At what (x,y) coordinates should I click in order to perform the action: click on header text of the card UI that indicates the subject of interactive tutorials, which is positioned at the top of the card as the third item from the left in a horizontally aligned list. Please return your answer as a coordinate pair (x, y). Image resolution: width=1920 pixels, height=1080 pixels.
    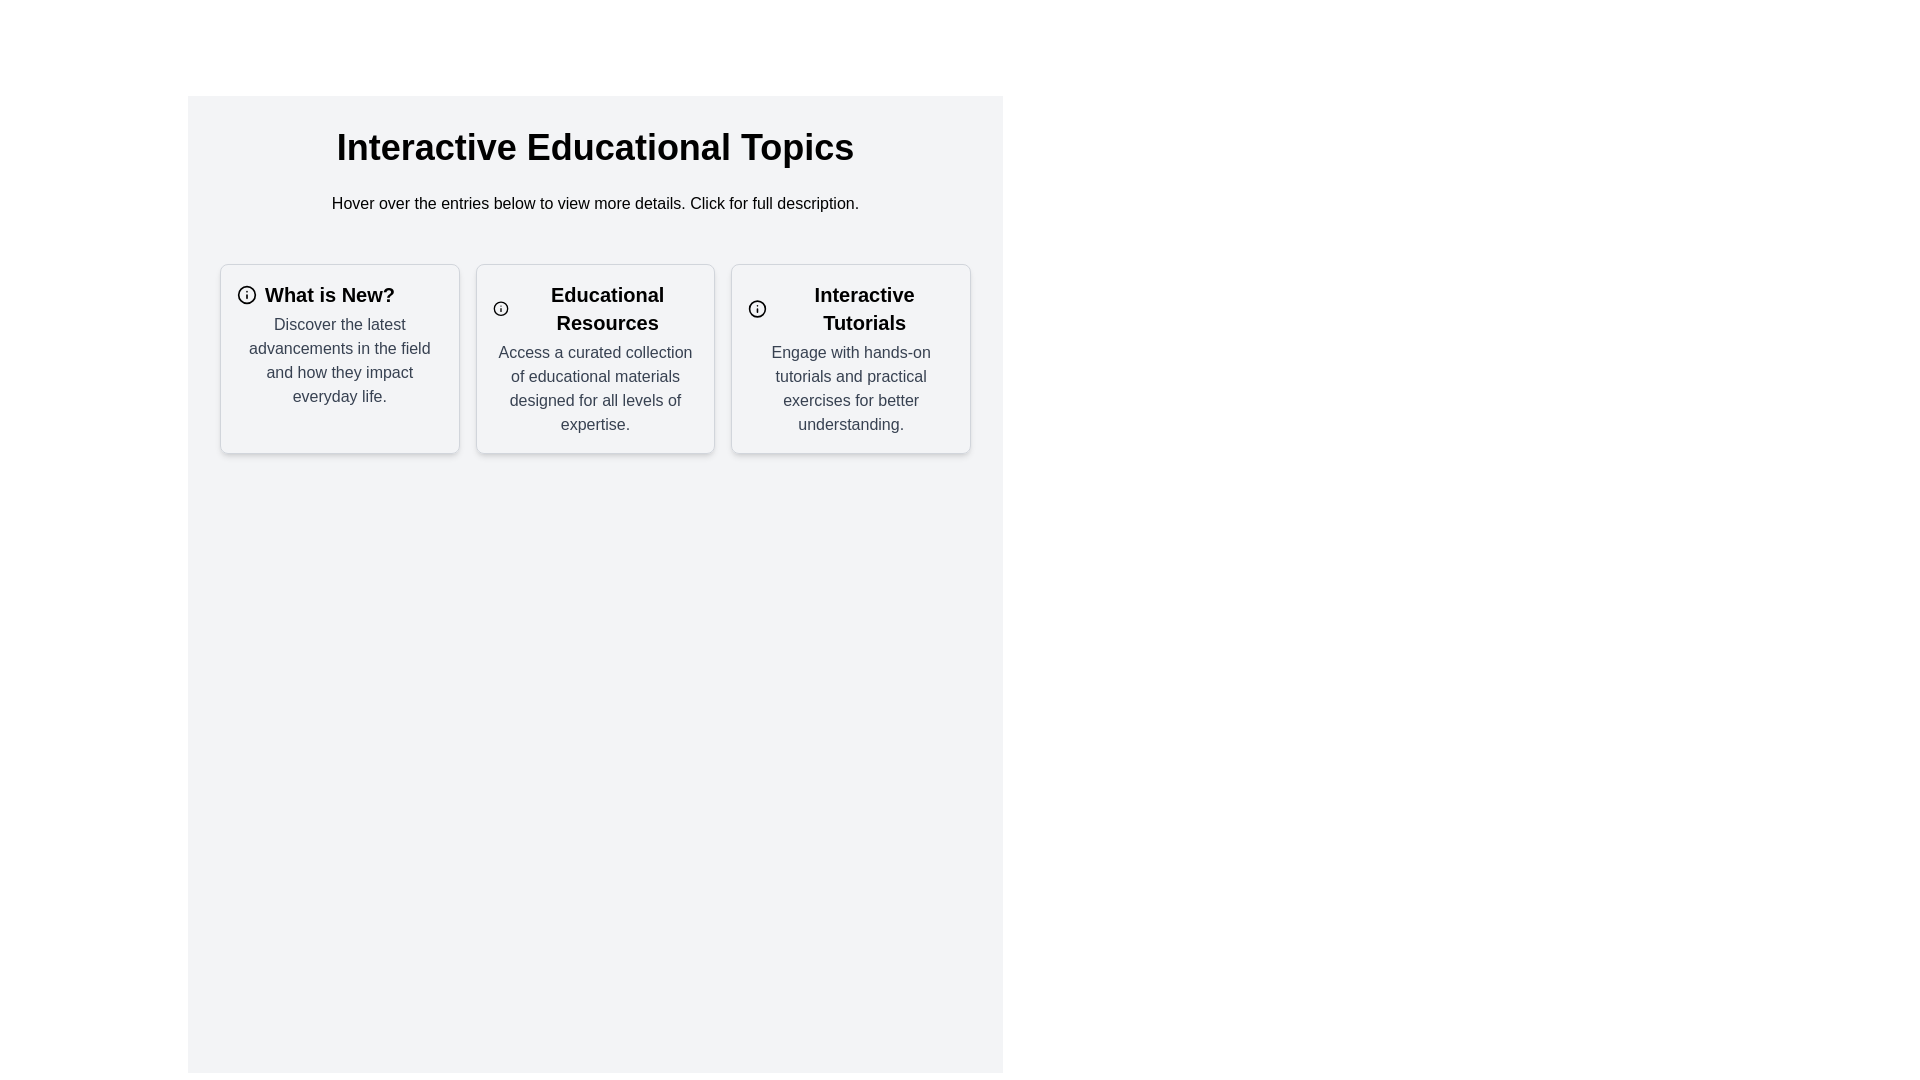
    Looking at the image, I should click on (851, 308).